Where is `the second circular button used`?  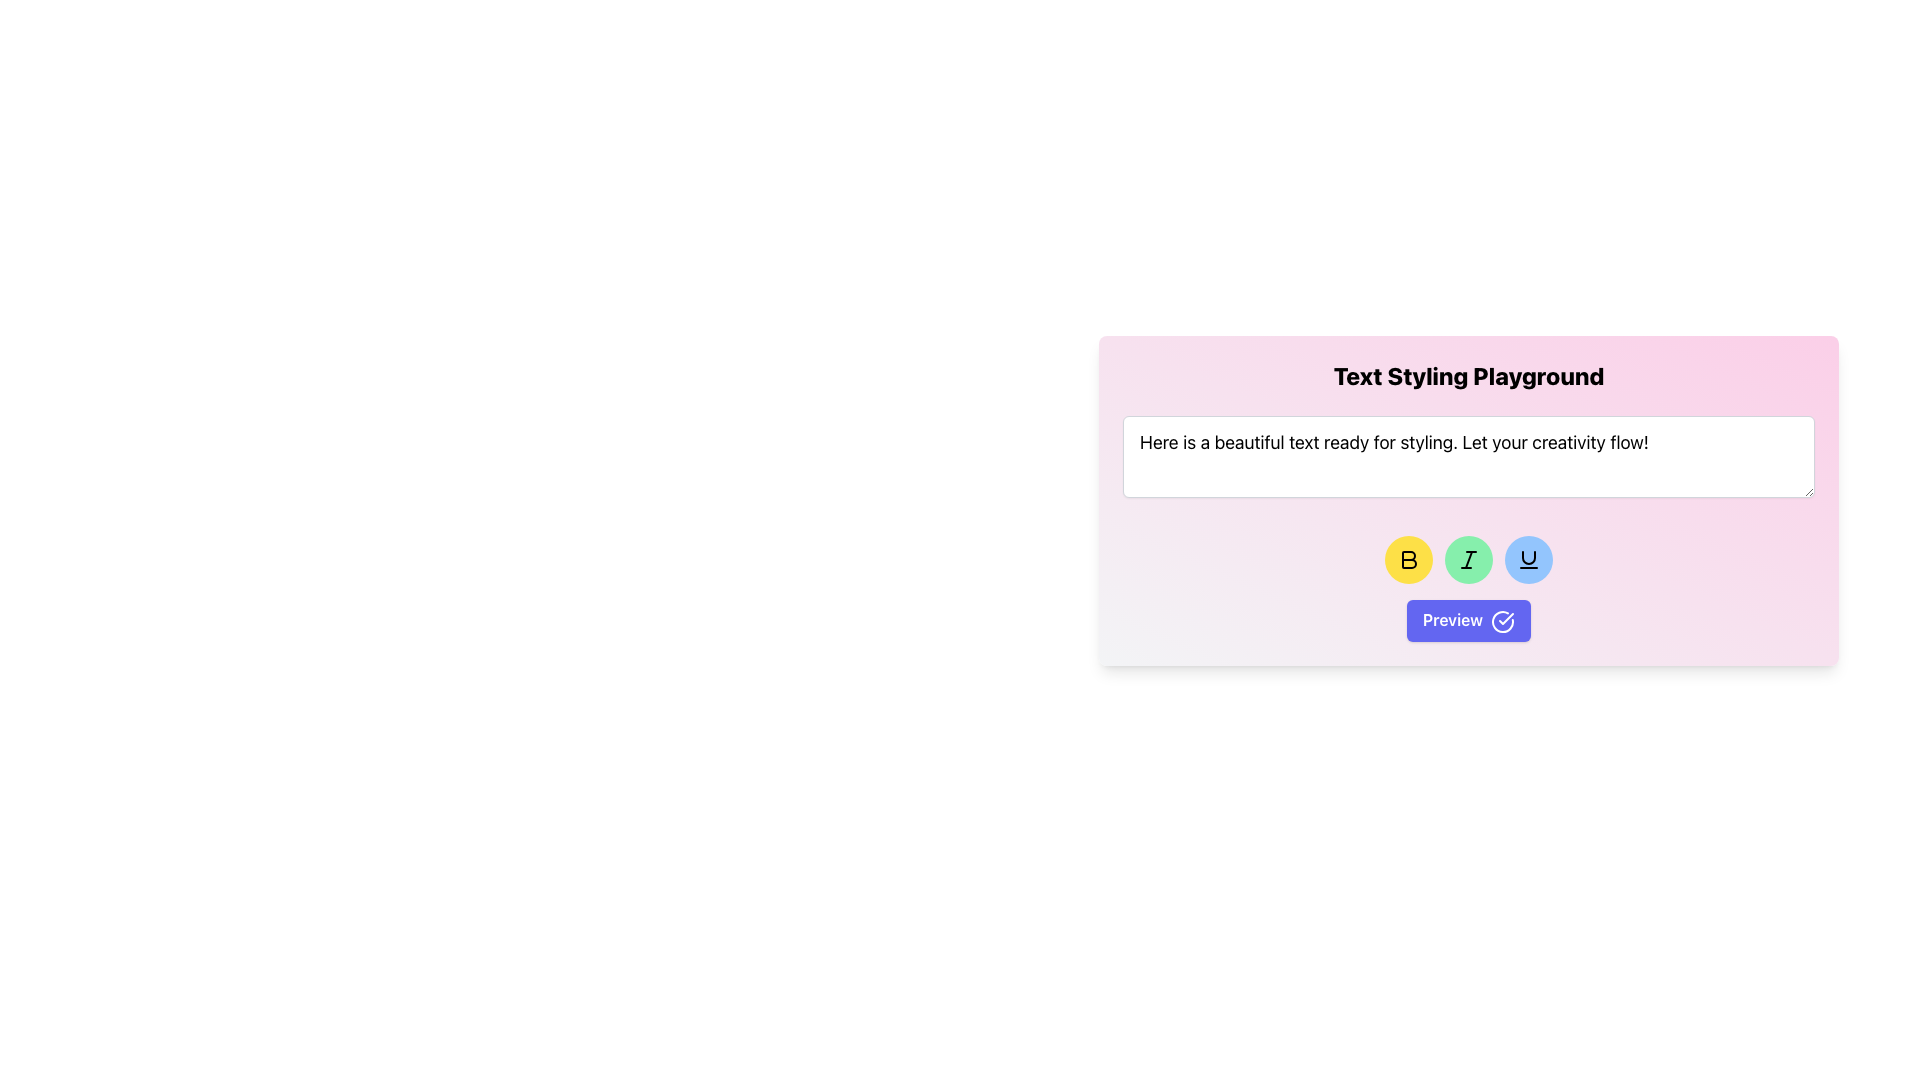 the second circular button used is located at coordinates (1468, 559).